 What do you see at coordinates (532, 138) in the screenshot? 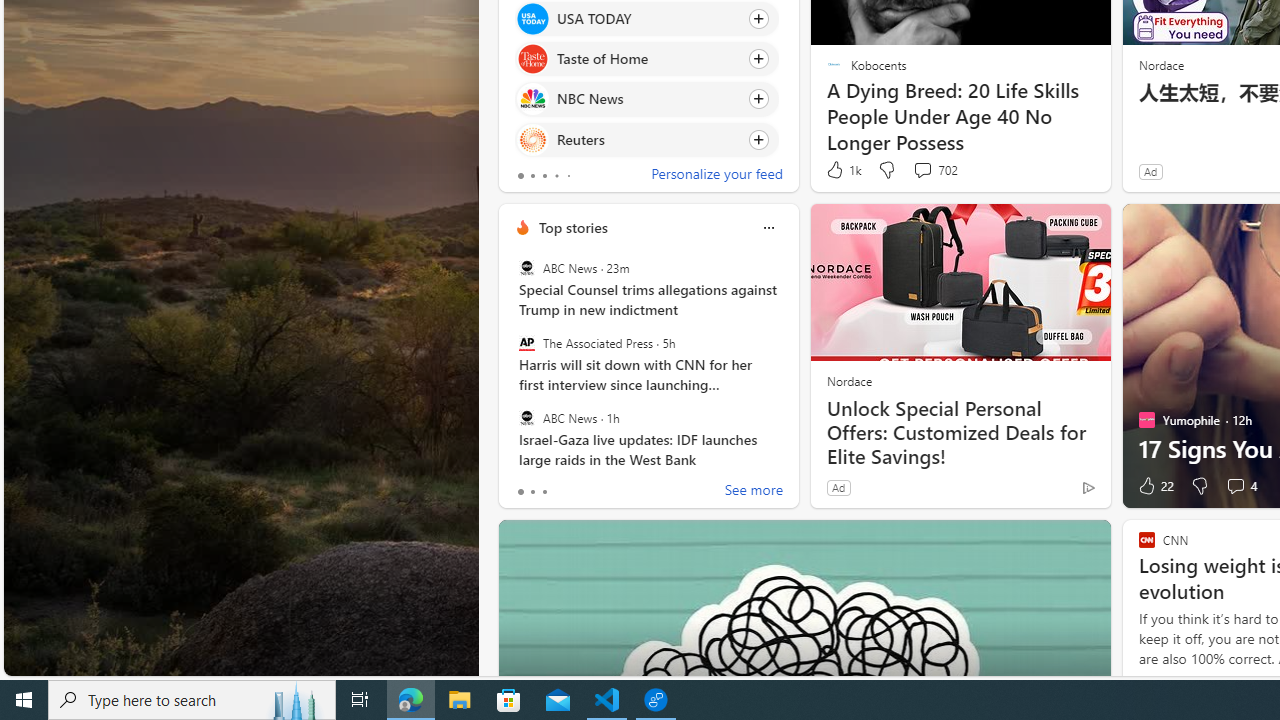
I see `'Reuters'` at bounding box center [532, 138].